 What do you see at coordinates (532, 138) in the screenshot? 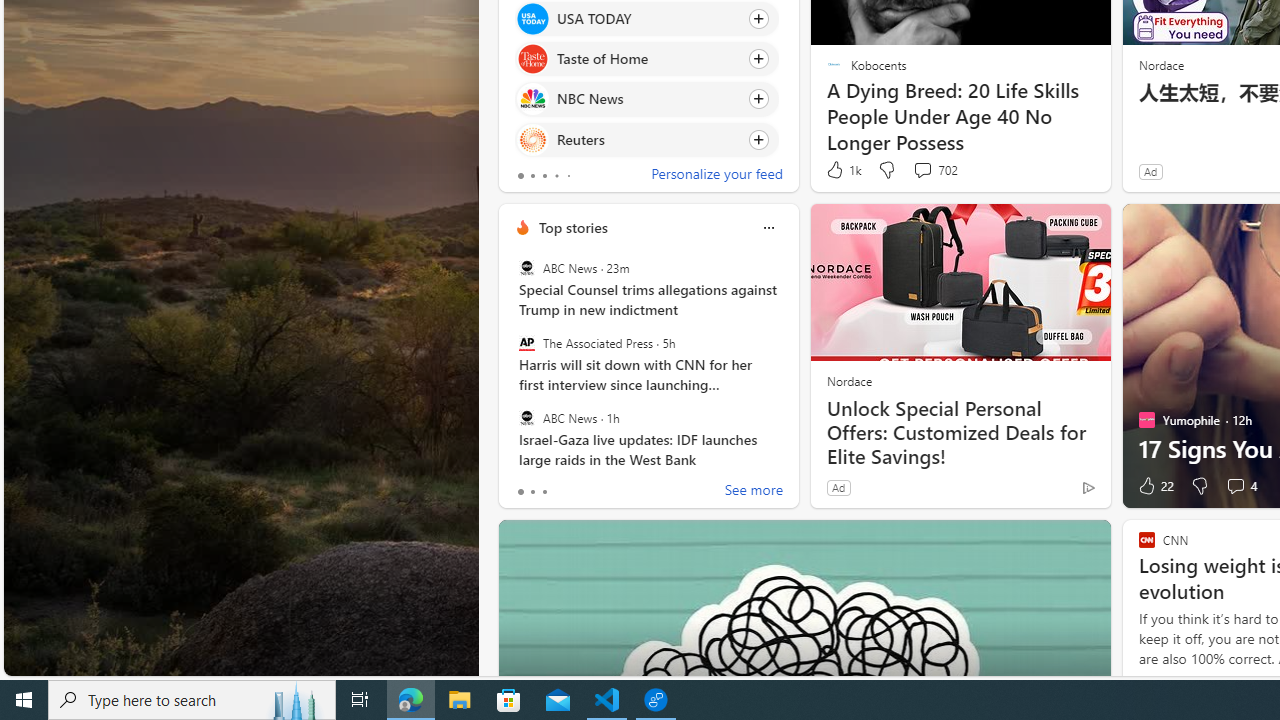
I see `'Reuters'` at bounding box center [532, 138].